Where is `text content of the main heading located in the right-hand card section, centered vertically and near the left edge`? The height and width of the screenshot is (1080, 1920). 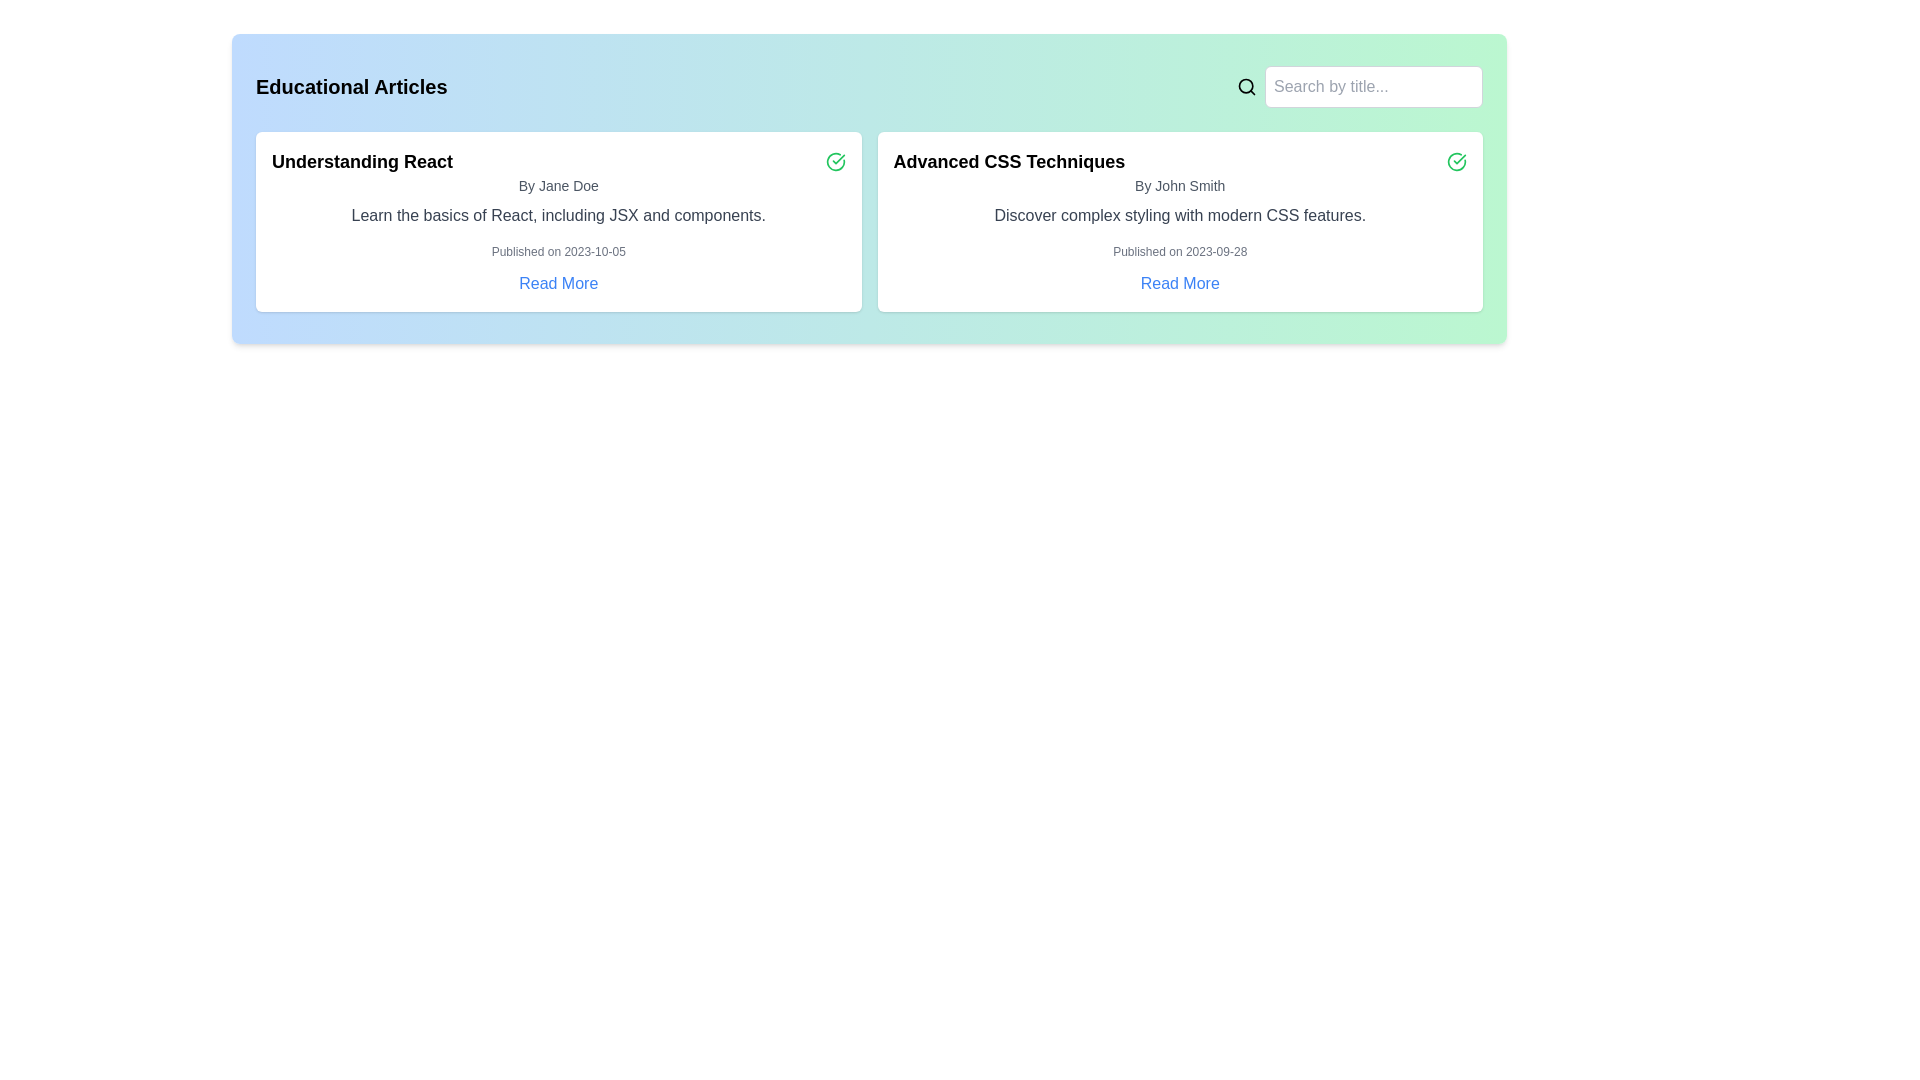
text content of the main heading located in the right-hand card section, centered vertically and near the left edge is located at coordinates (1009, 161).